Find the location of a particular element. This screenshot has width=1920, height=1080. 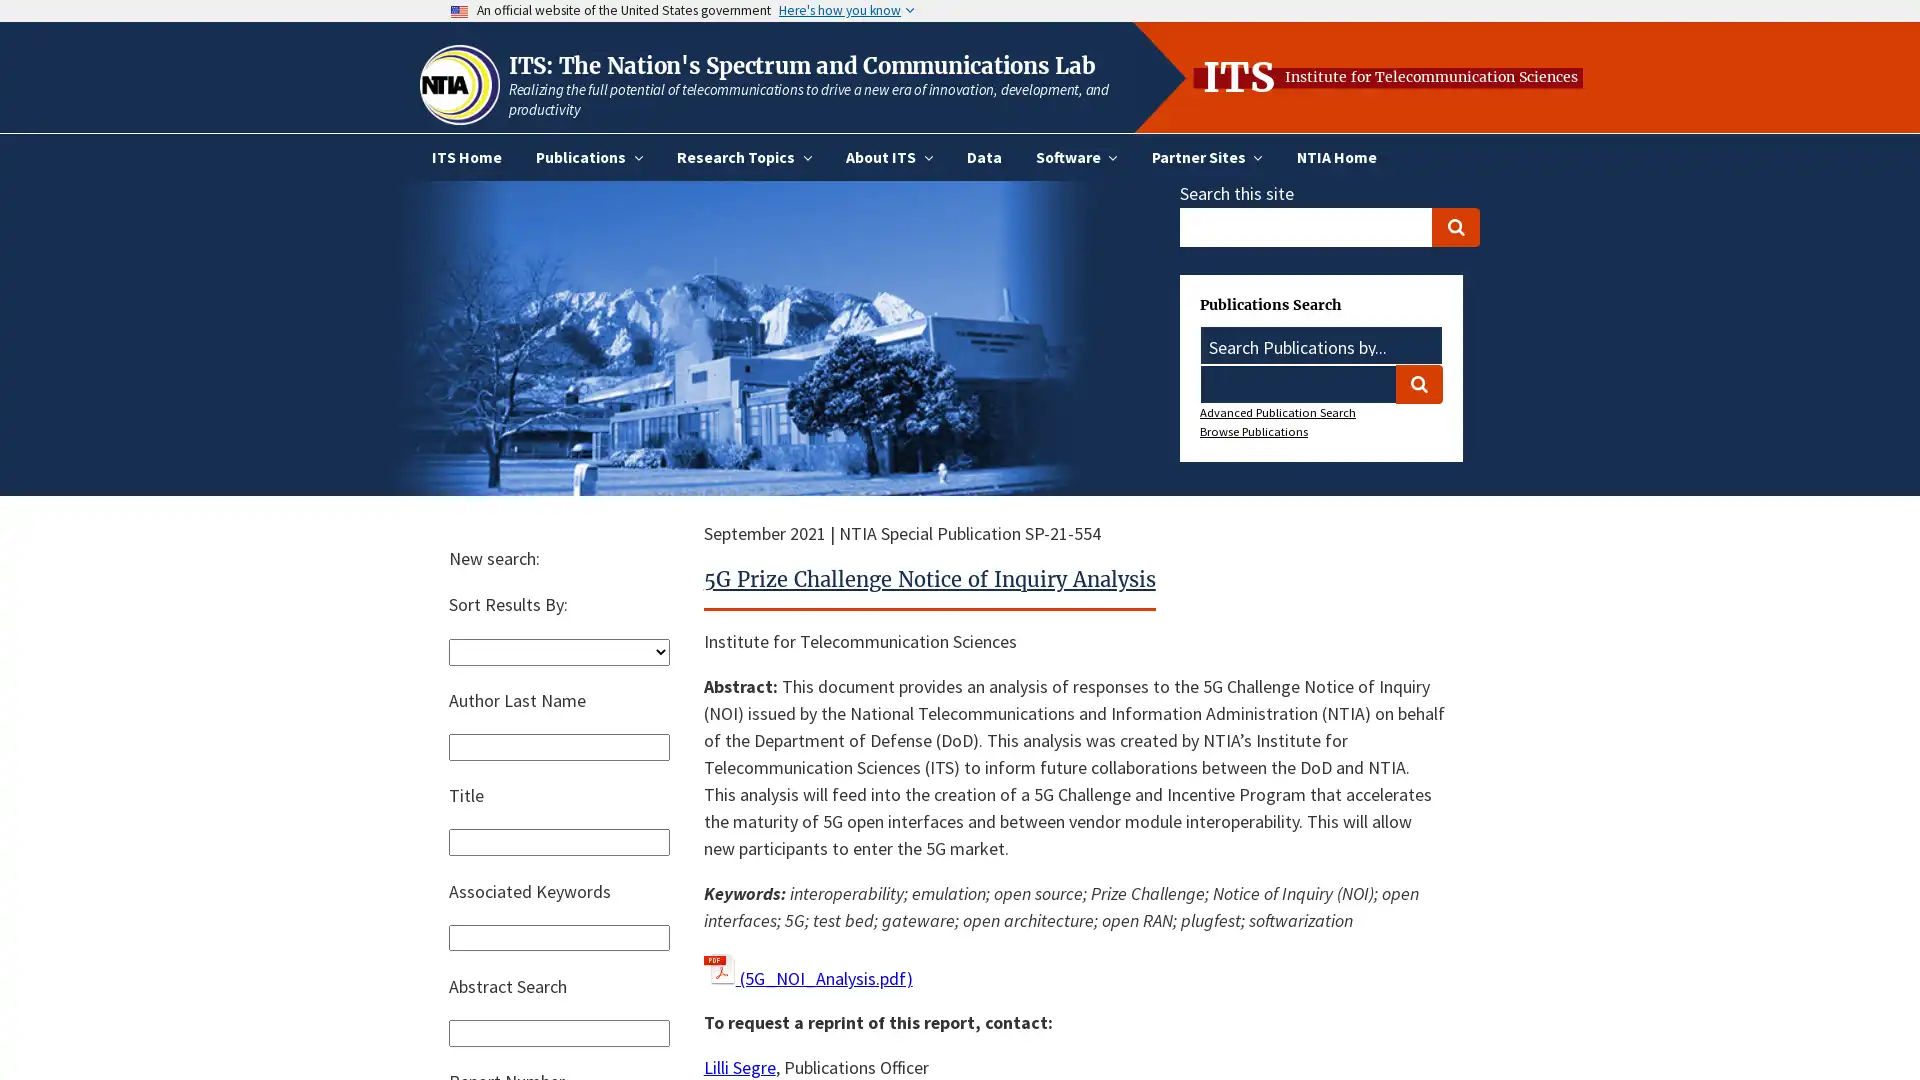

Partner Sites is located at coordinates (1205, 156).